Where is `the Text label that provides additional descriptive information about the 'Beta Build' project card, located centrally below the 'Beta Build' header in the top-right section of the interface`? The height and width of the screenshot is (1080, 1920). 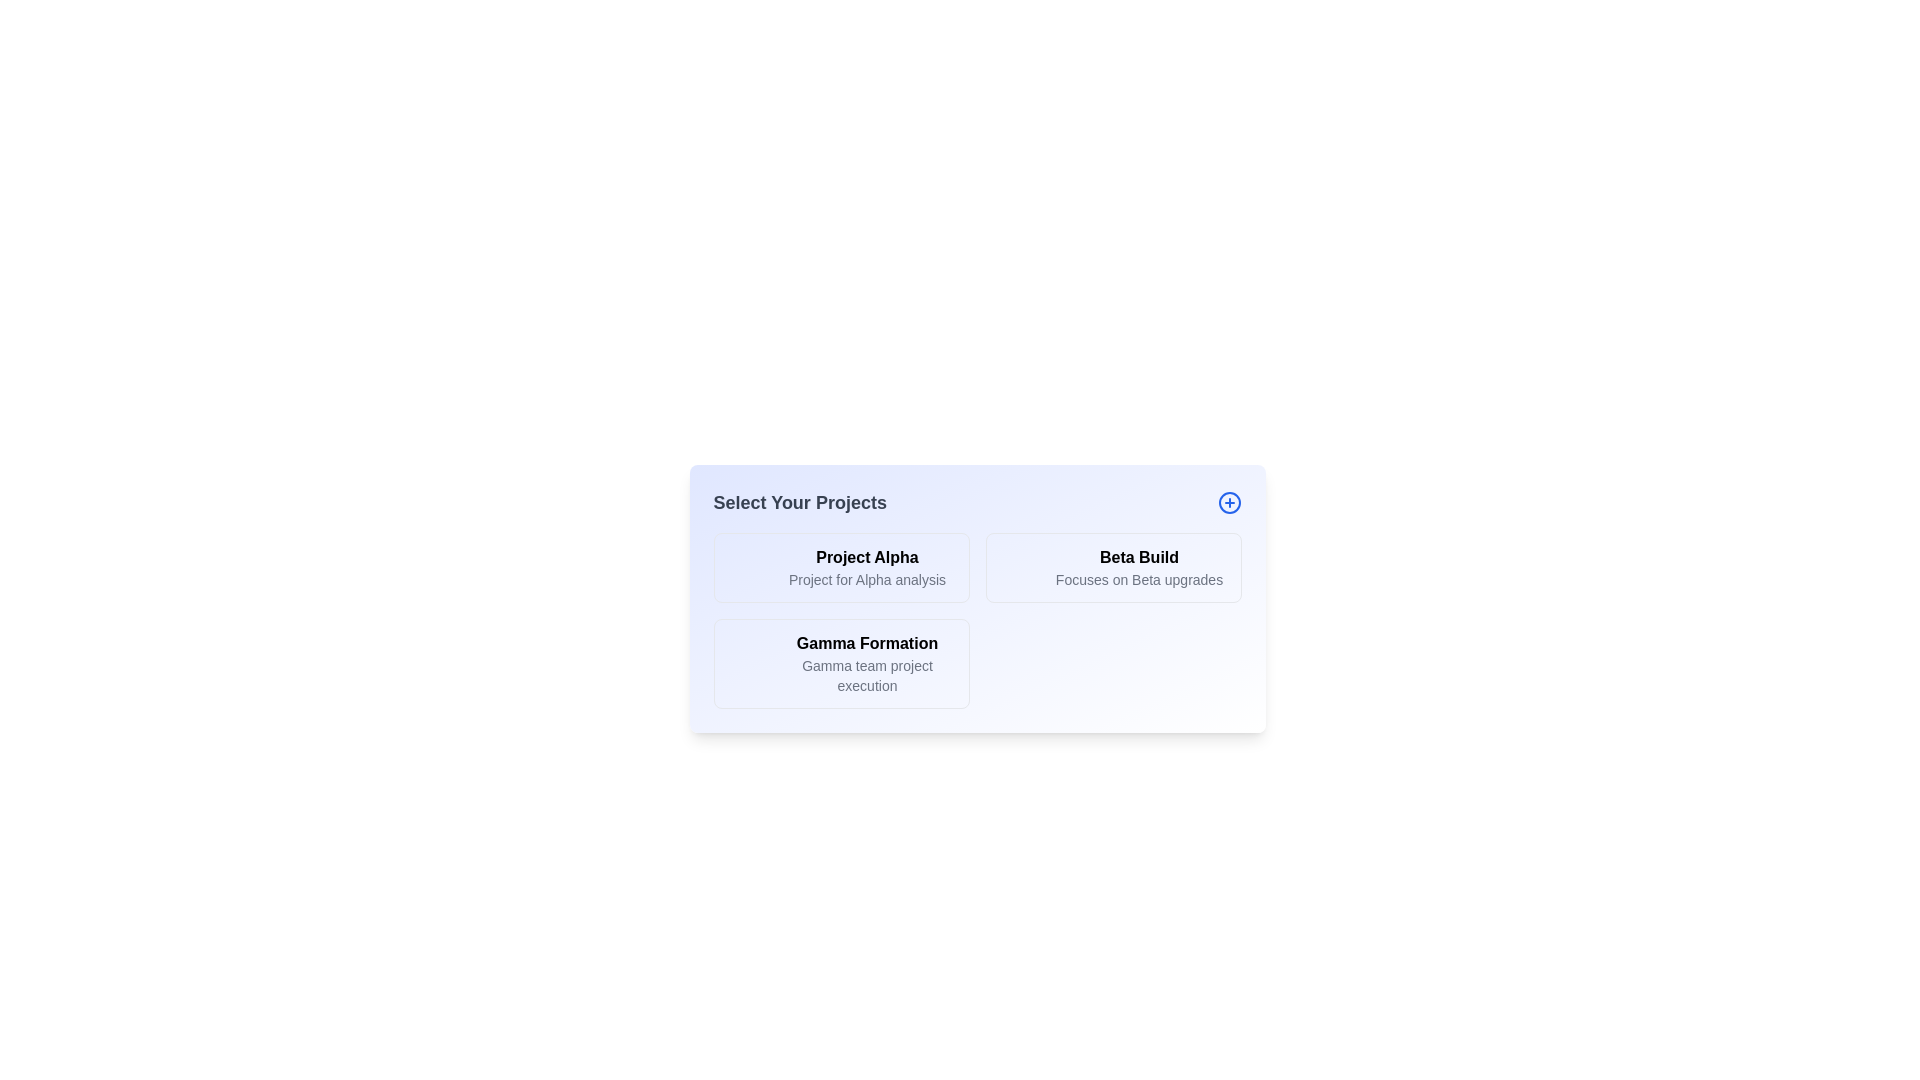 the Text label that provides additional descriptive information about the 'Beta Build' project card, located centrally below the 'Beta Build' header in the top-right section of the interface is located at coordinates (1139, 579).